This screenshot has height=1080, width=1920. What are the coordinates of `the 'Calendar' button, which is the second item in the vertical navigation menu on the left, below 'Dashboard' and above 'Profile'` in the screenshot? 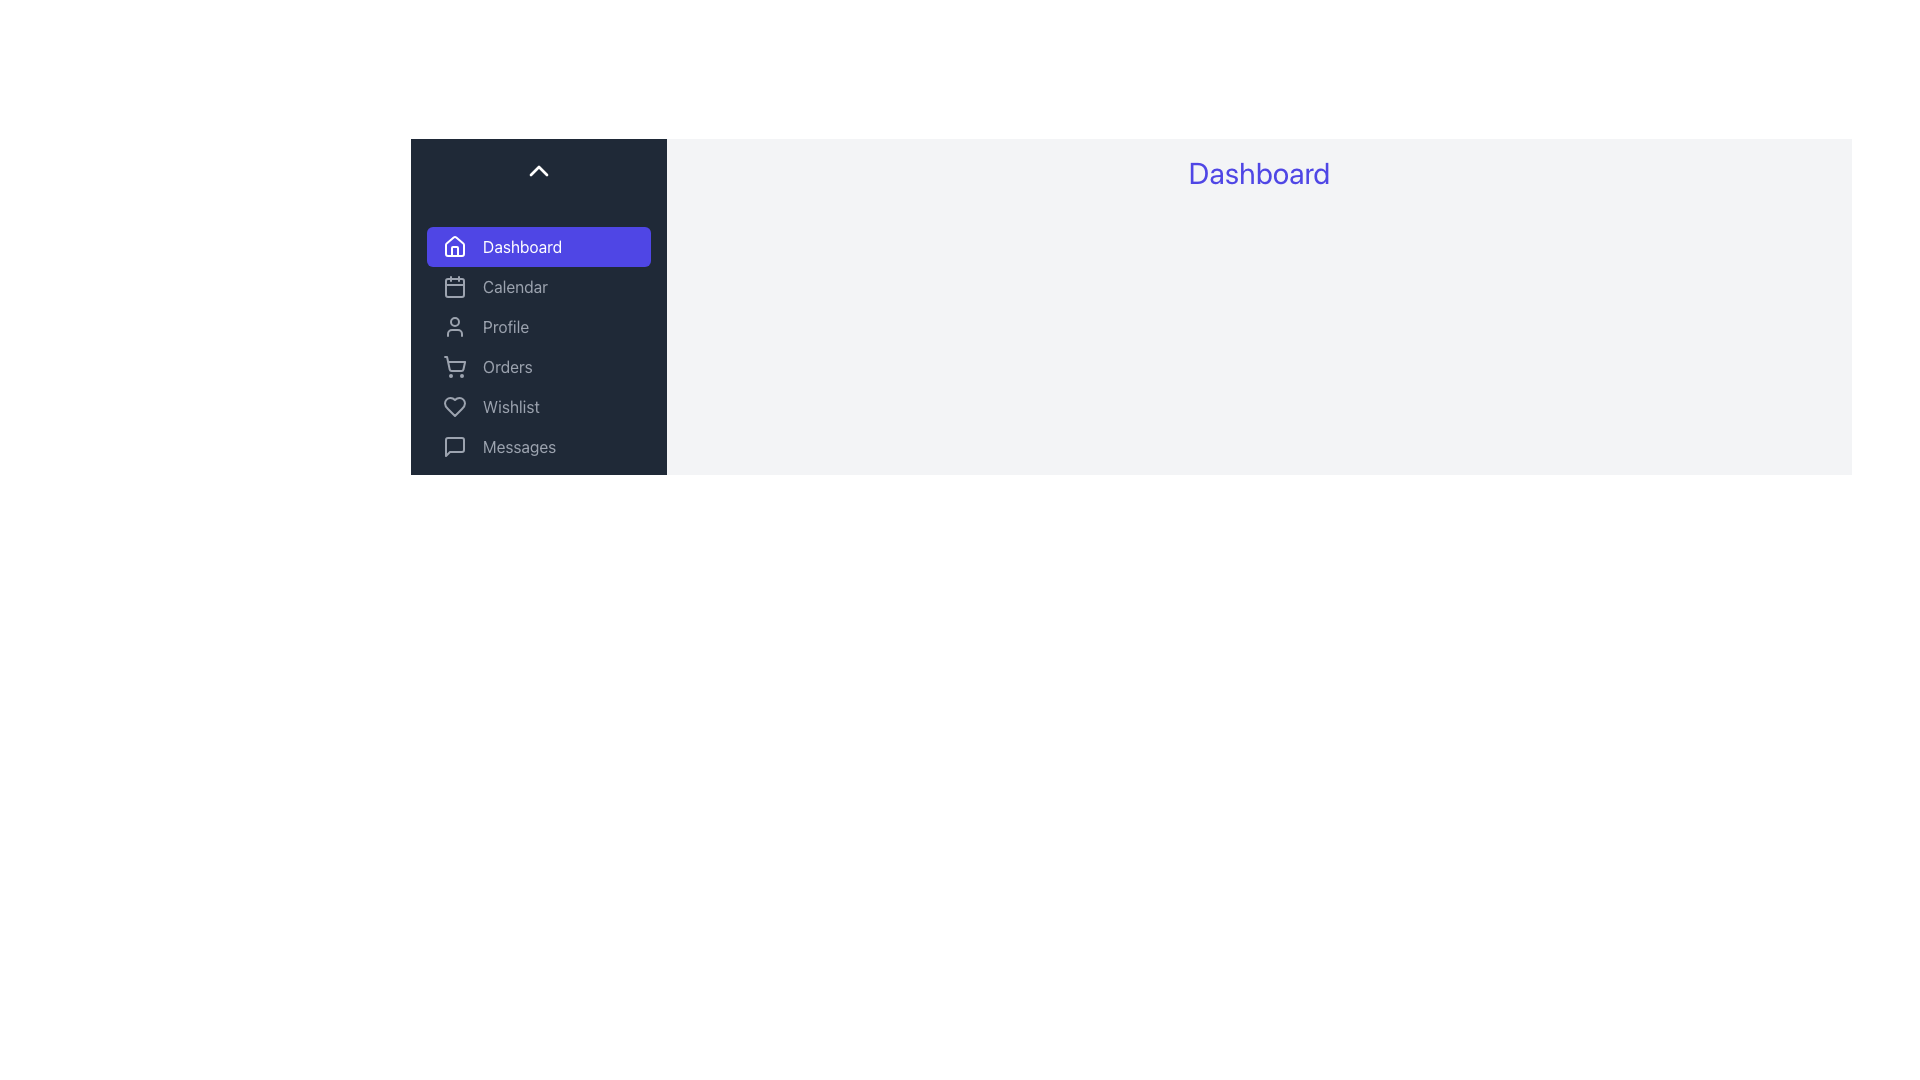 It's located at (538, 286).